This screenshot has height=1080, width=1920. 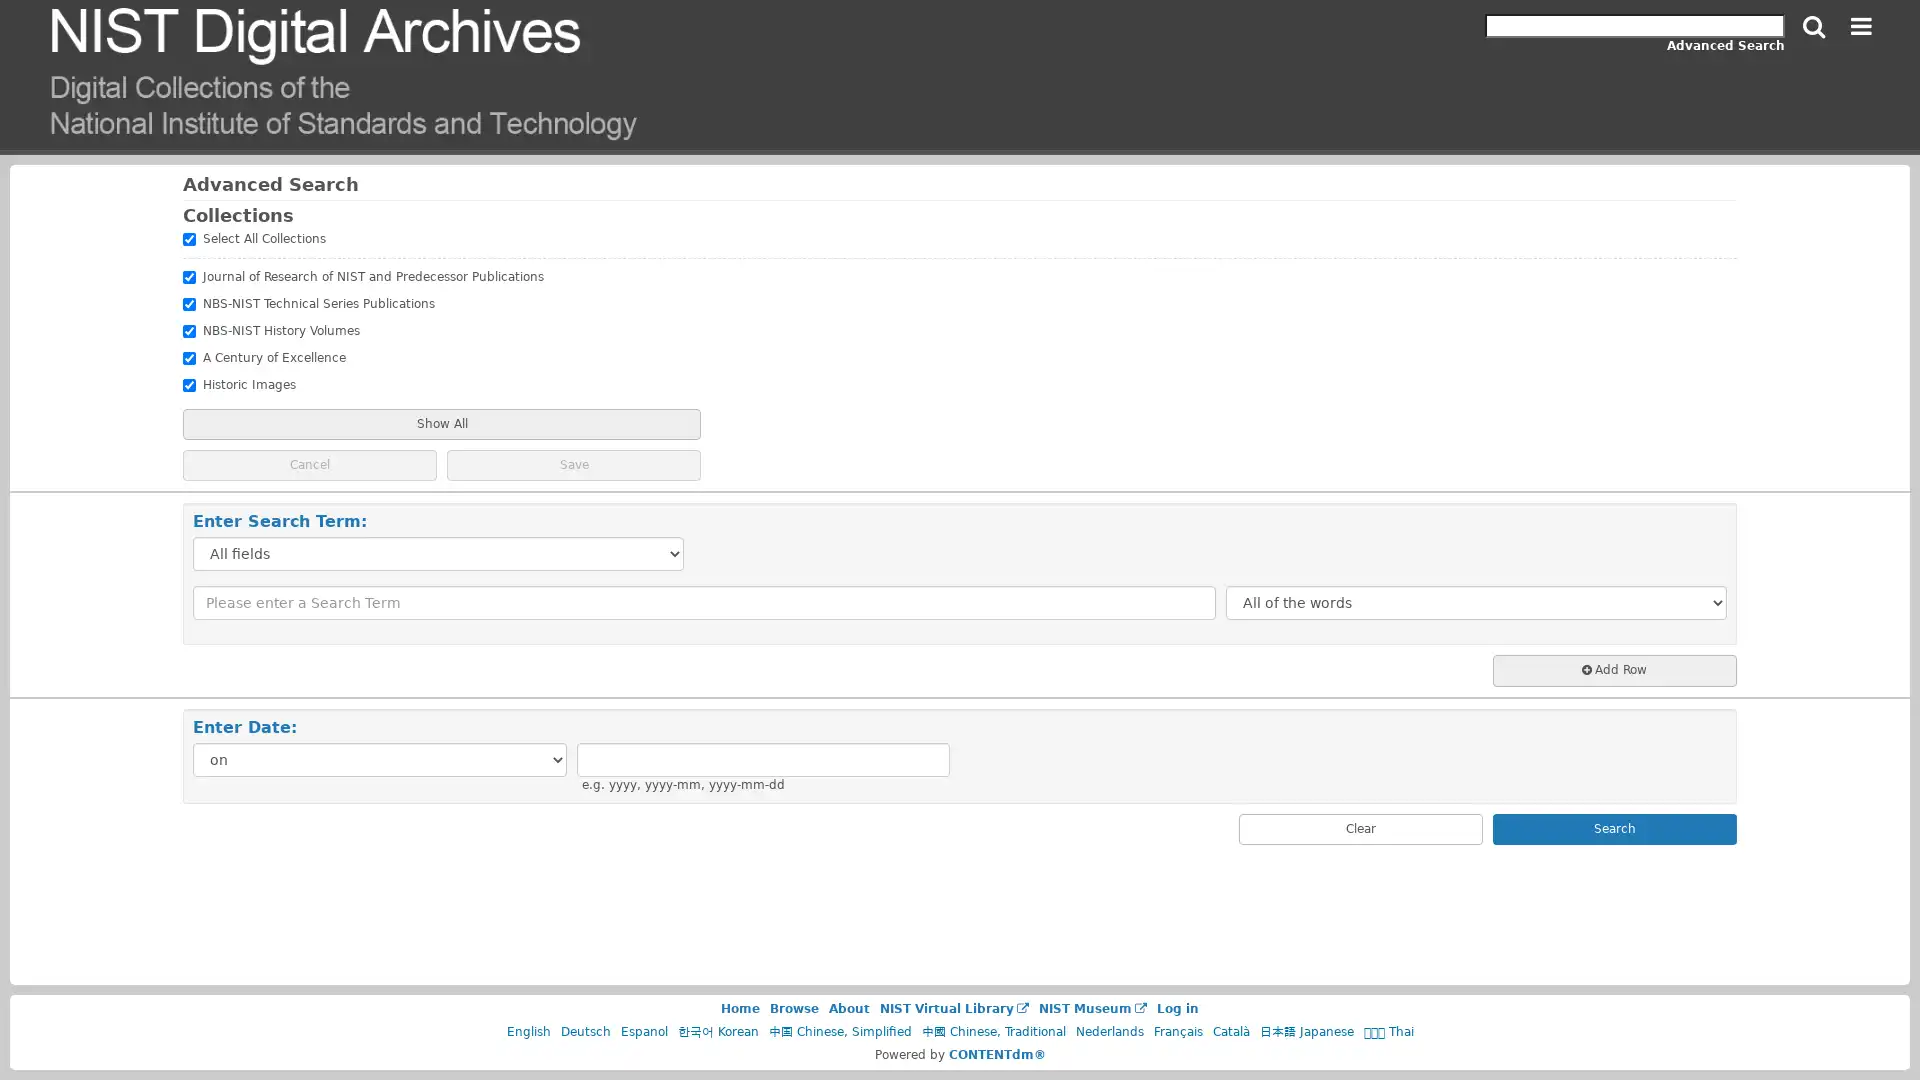 I want to click on Search, so click(x=1814, y=27).